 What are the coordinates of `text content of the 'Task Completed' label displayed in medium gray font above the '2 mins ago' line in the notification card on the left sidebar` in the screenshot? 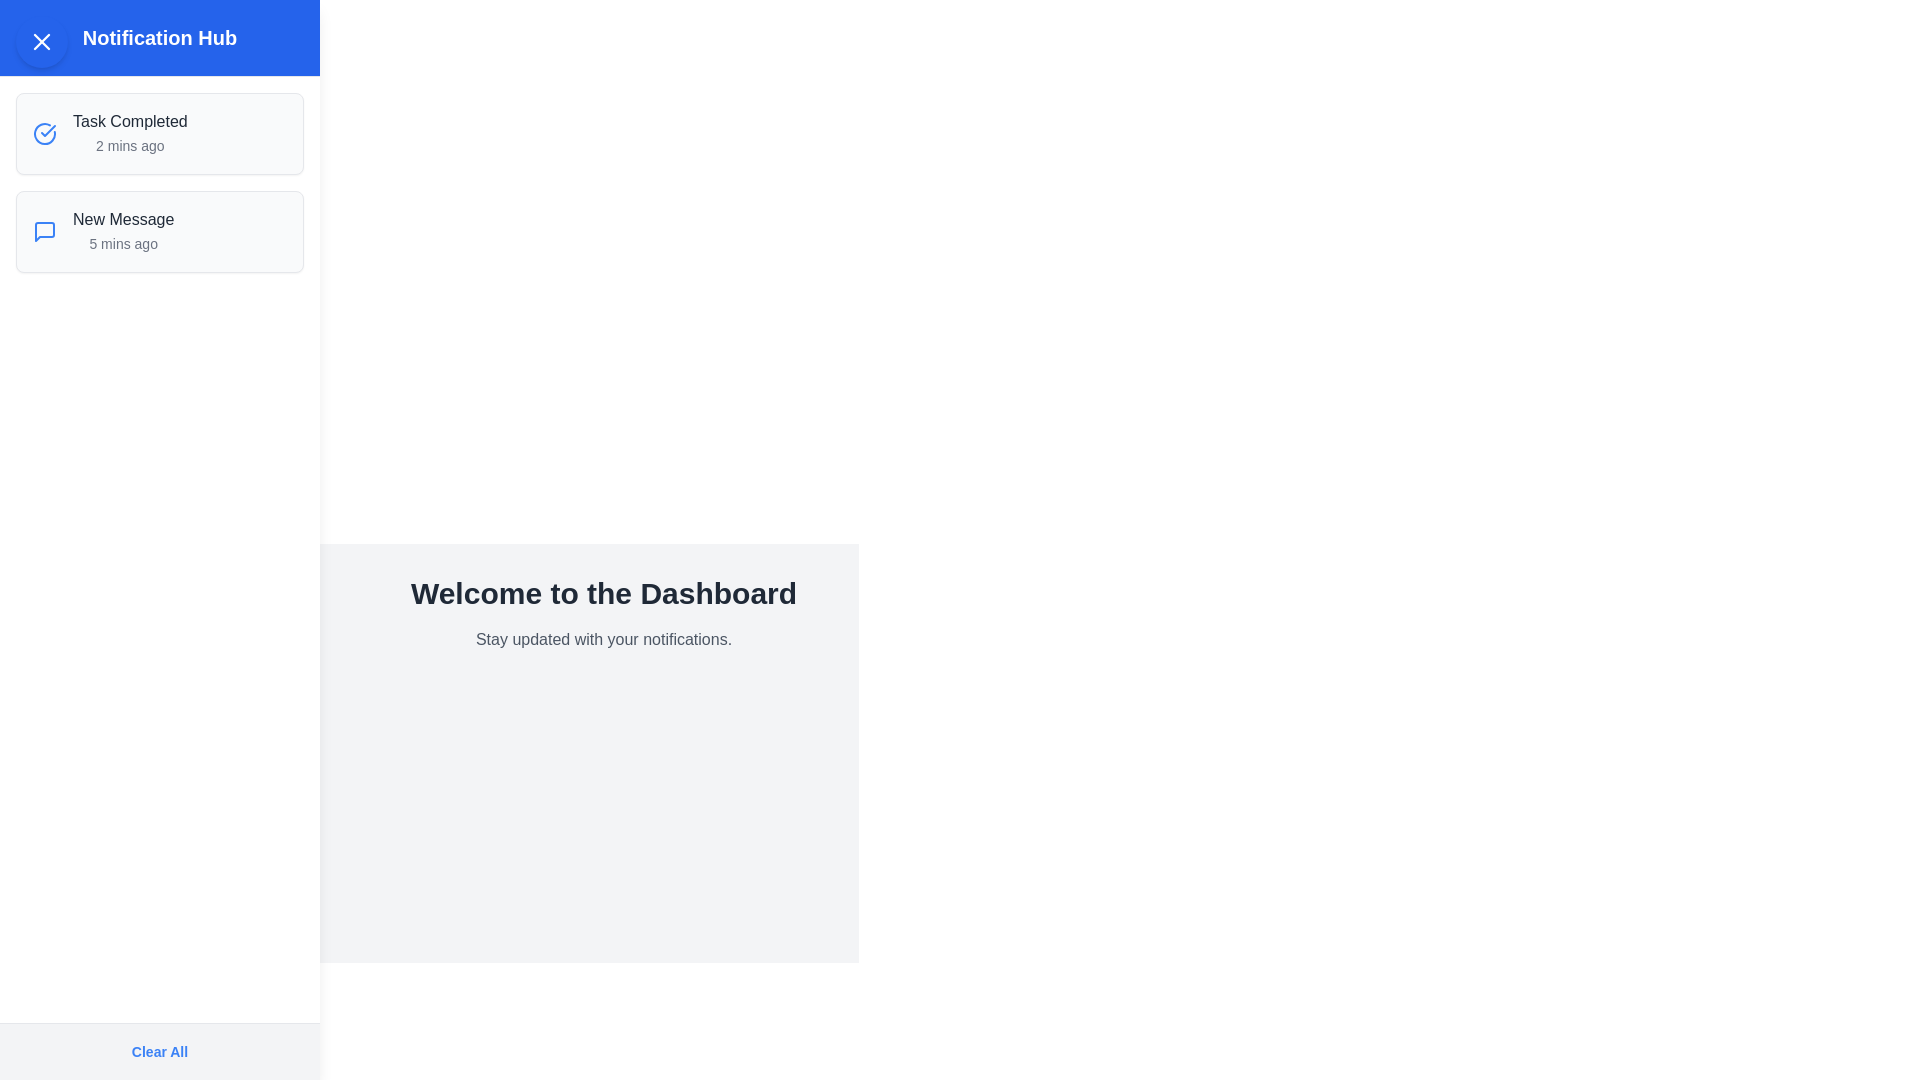 It's located at (129, 122).